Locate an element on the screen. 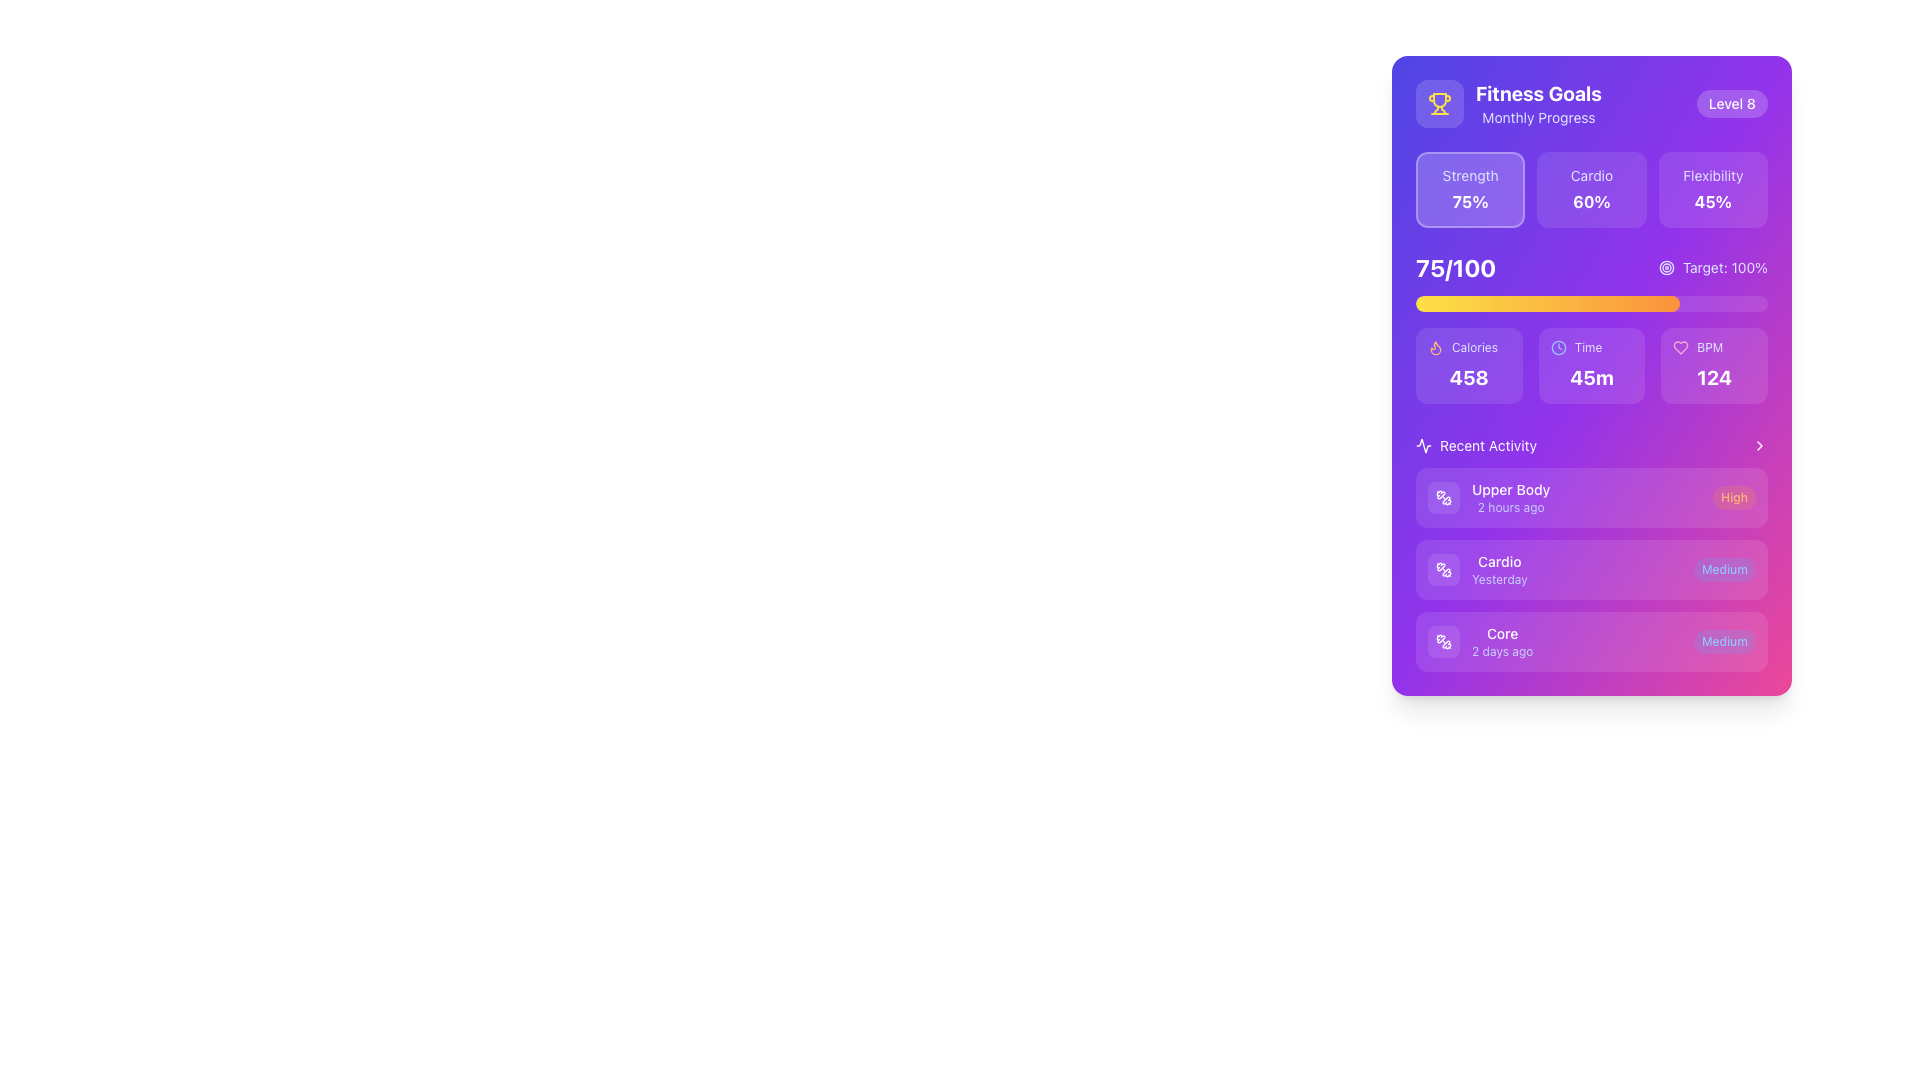 The height and width of the screenshot is (1080, 1920). the label that displays 'Core' and '2 days ago', which is the third entry under the 'Recent Activity' section of the interface is located at coordinates (1502, 641).